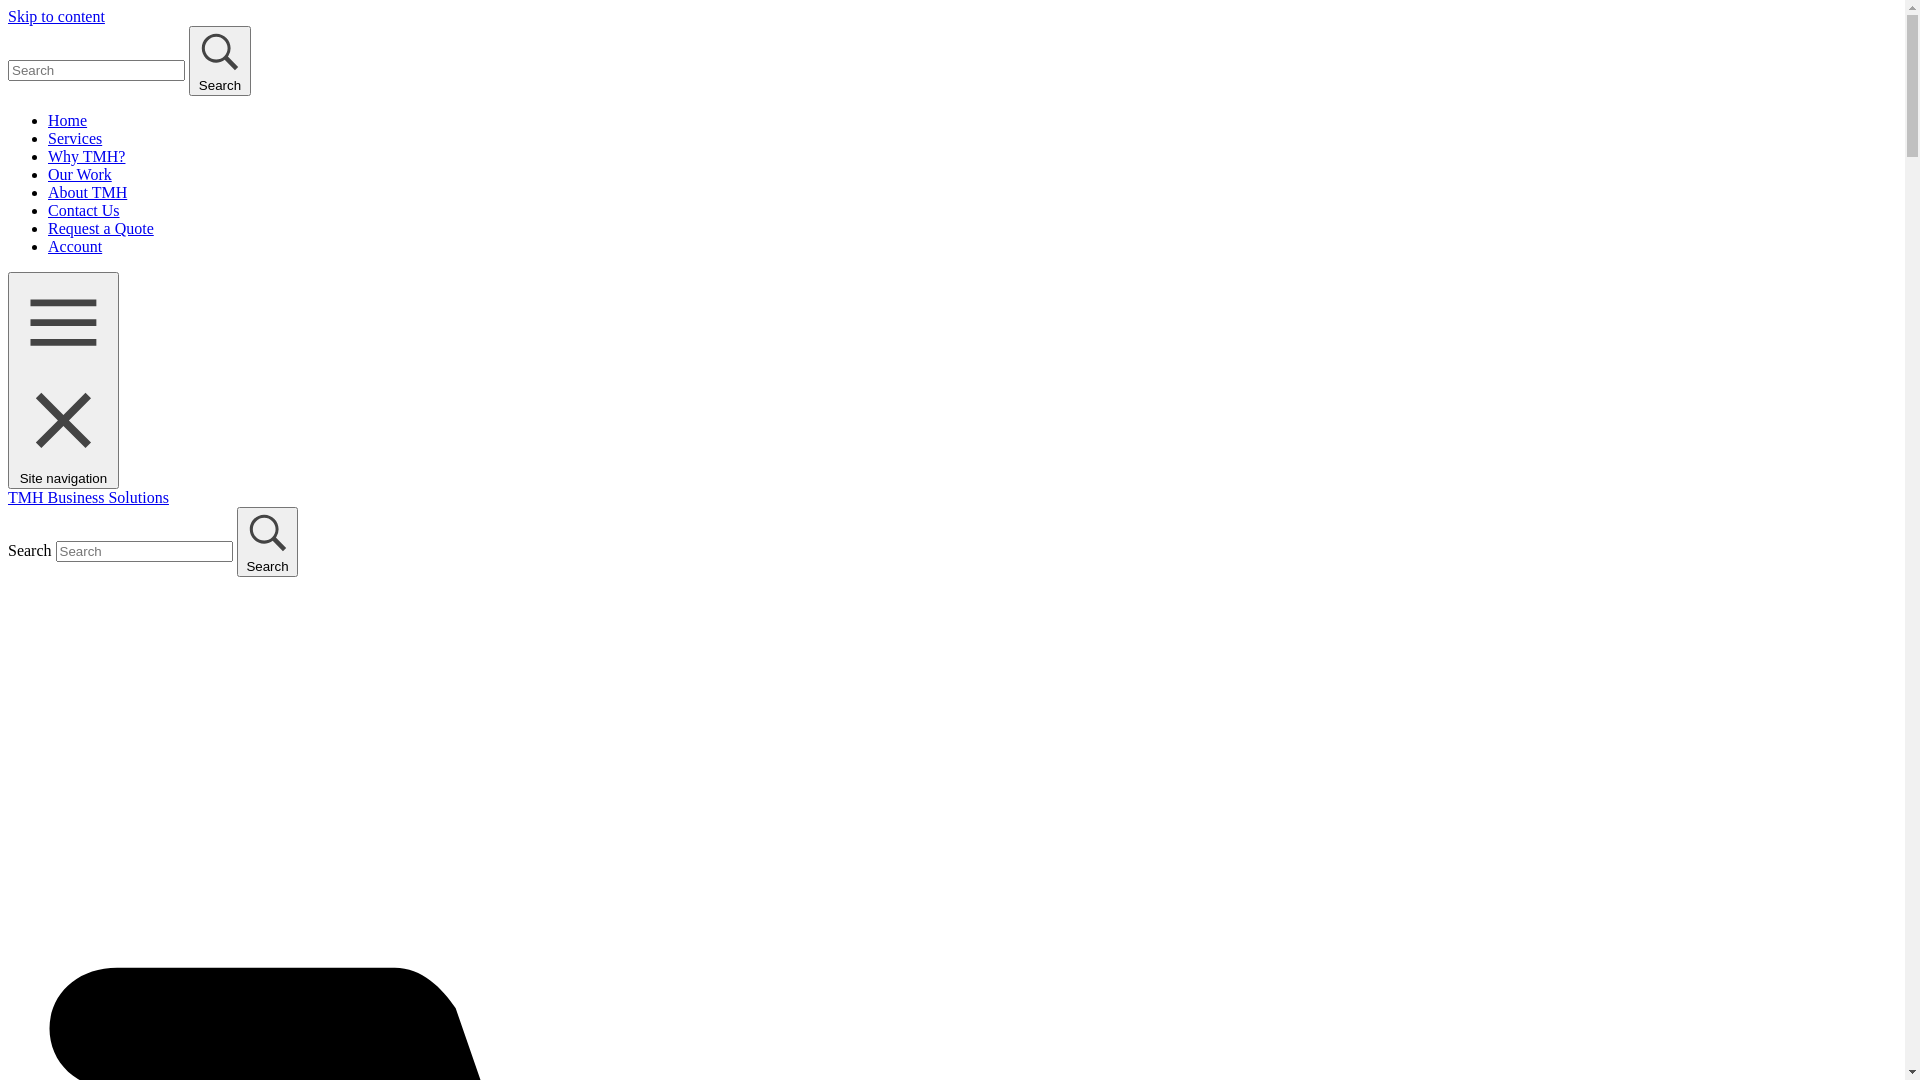 The height and width of the screenshot is (1080, 1920). I want to click on 'Request a Quote', so click(48, 227).